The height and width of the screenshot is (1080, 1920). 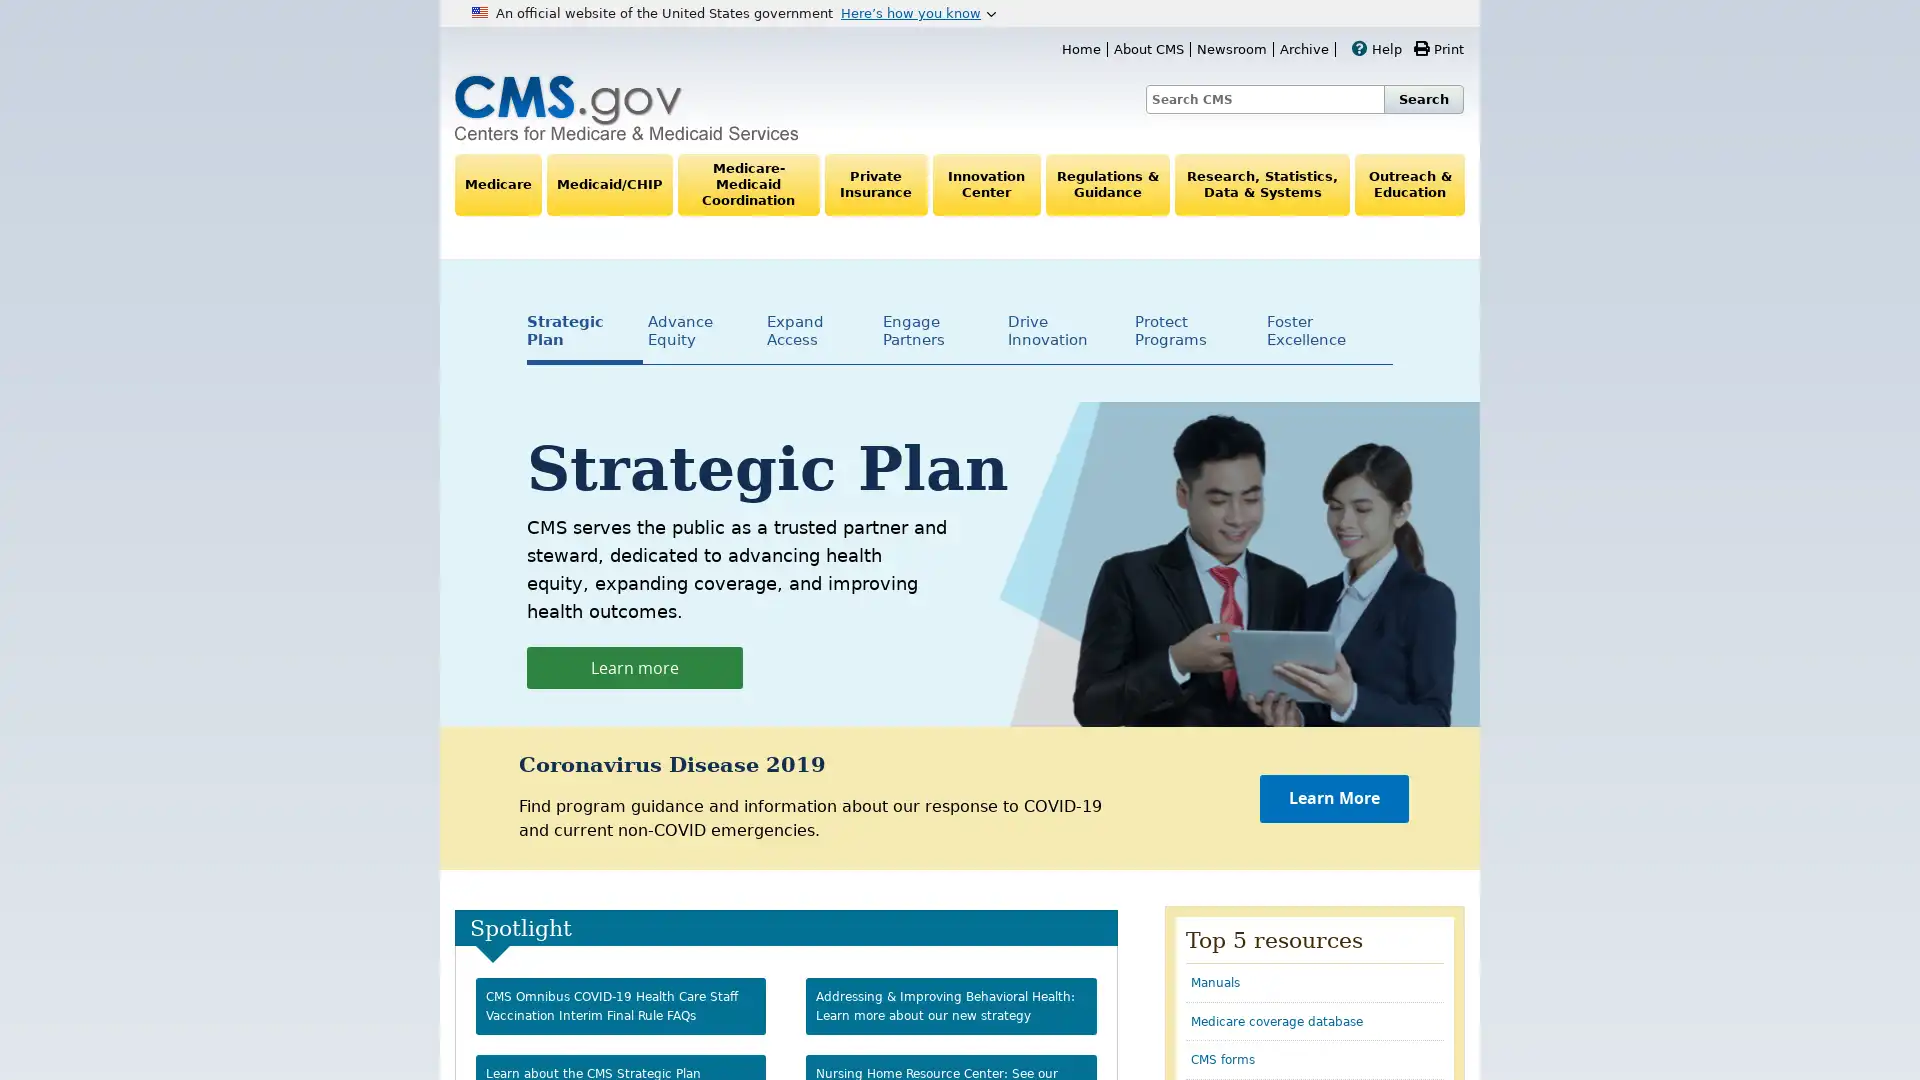 What do you see at coordinates (1423, 99) in the screenshot?
I see `Search` at bounding box center [1423, 99].